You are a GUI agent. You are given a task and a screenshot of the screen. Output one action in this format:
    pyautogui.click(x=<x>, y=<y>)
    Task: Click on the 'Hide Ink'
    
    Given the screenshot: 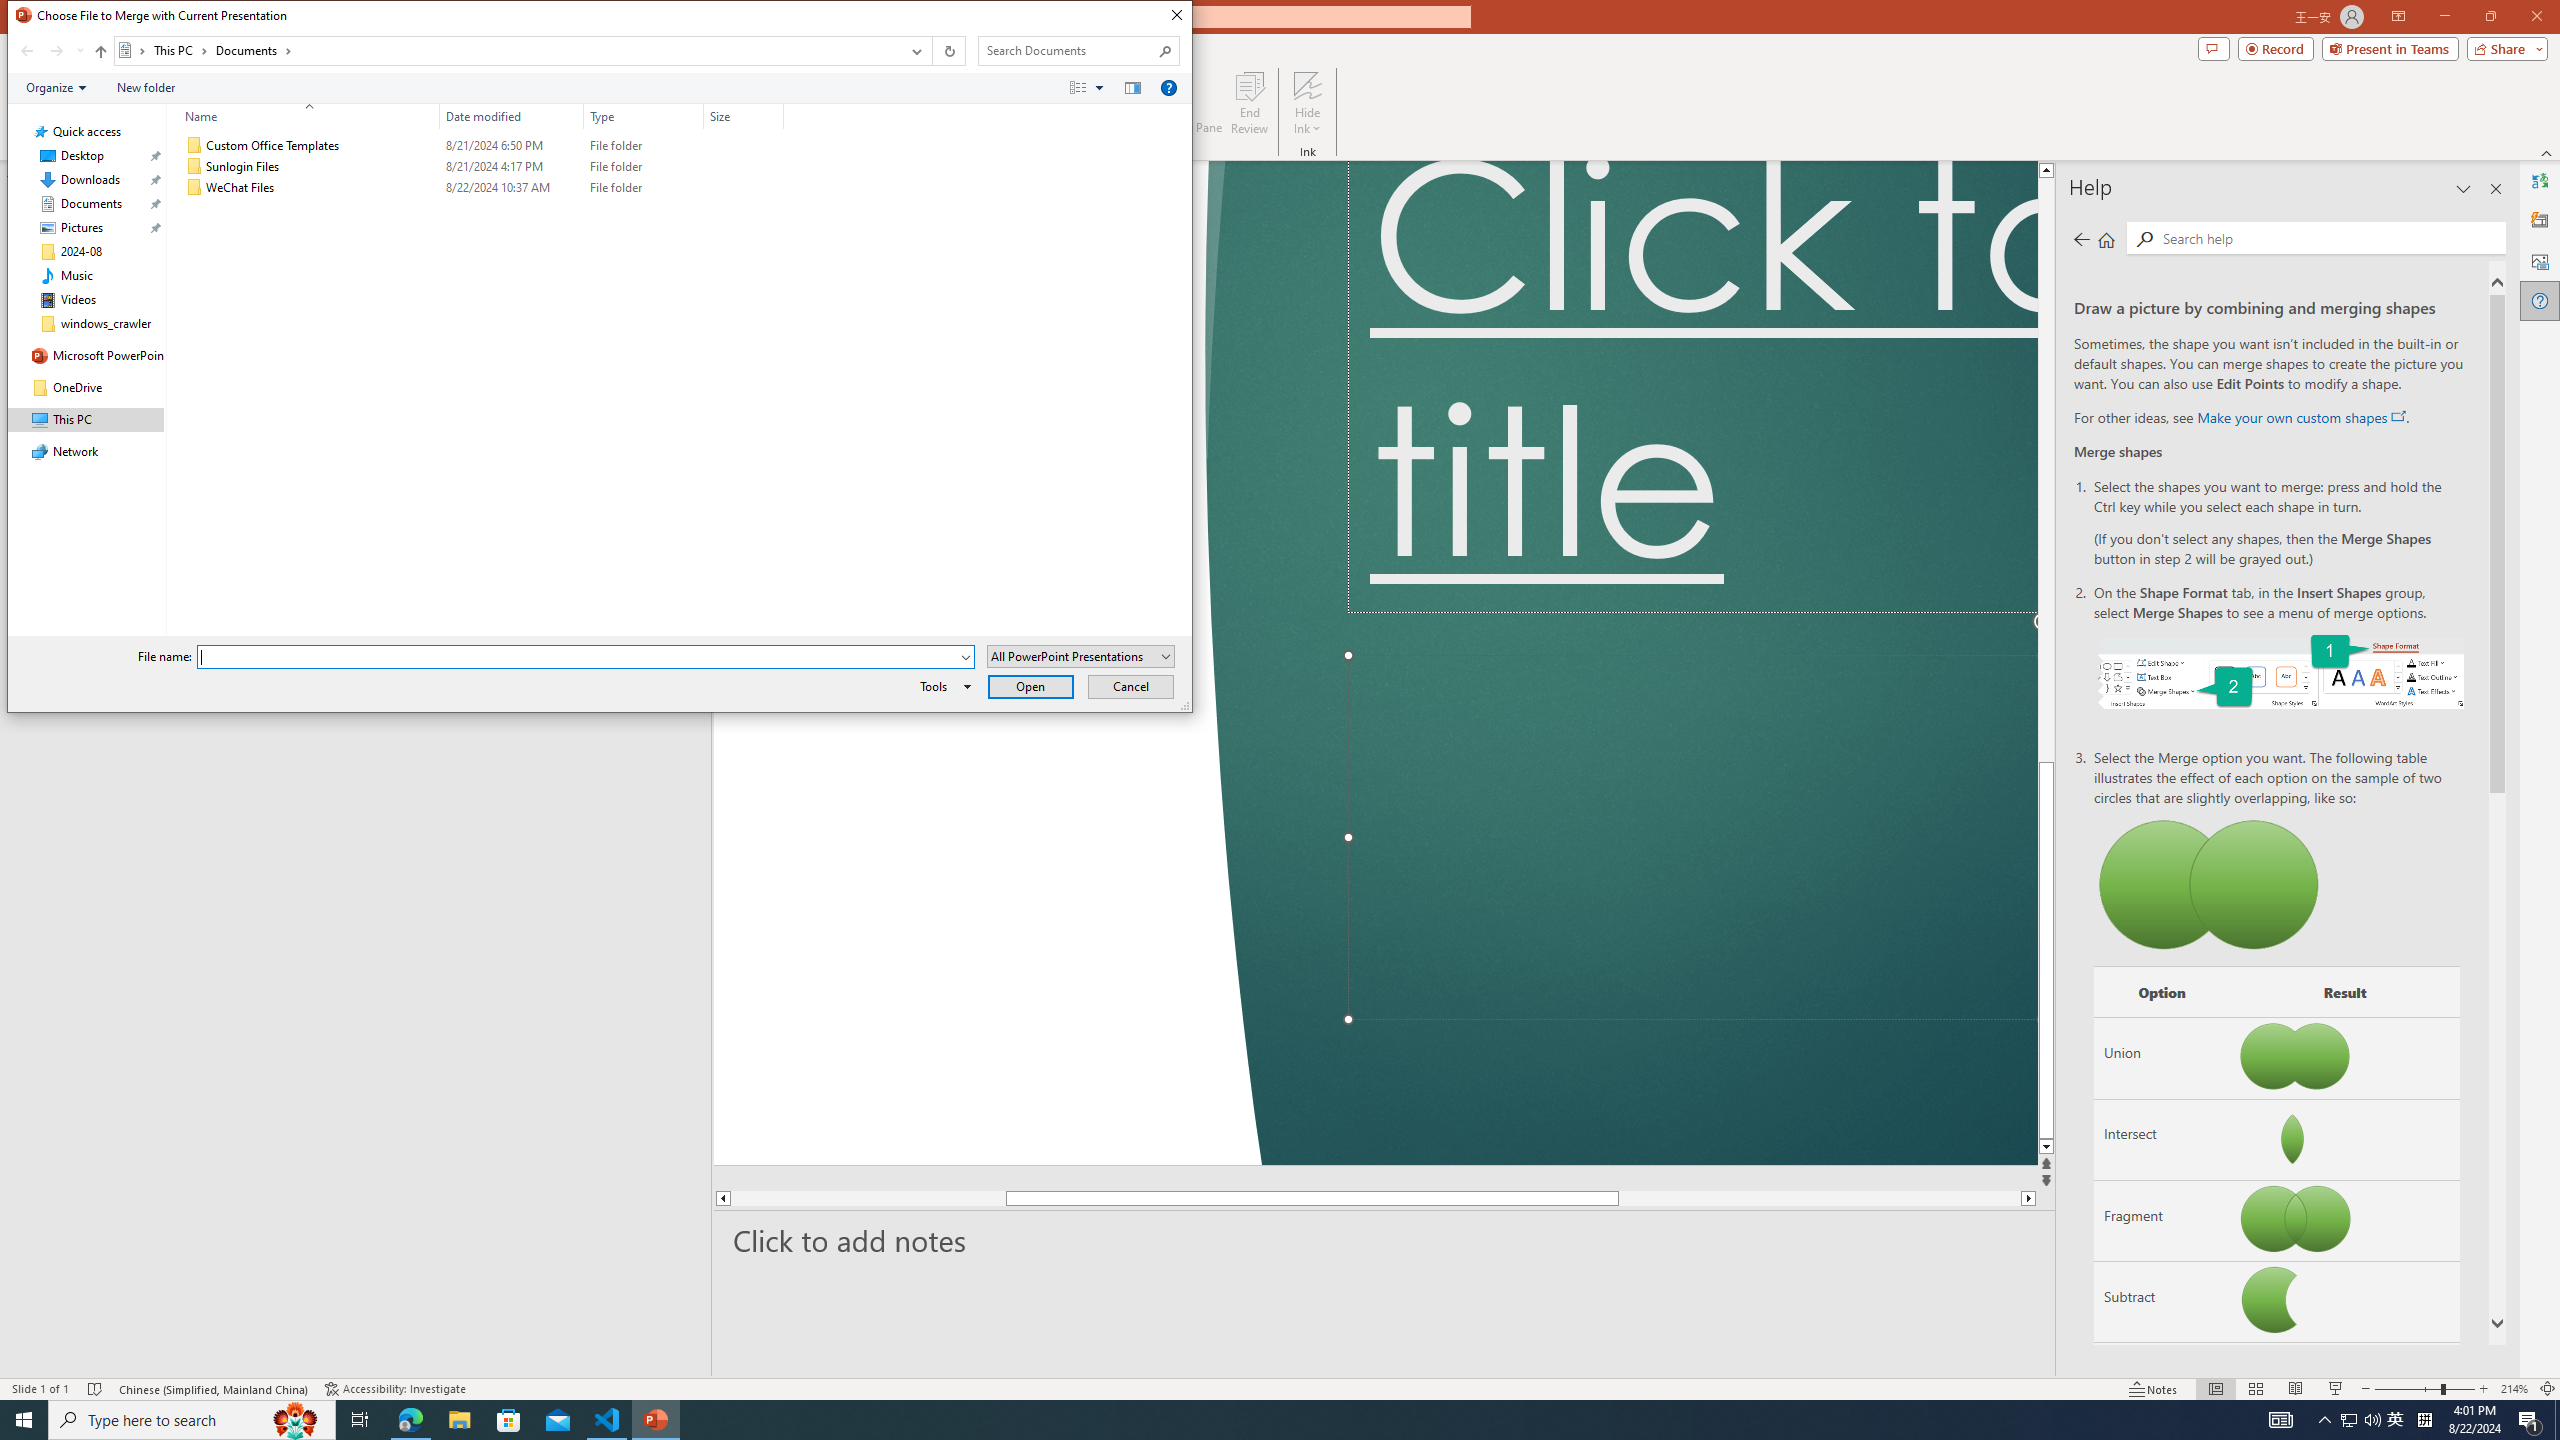 What is the action you would take?
    pyautogui.click(x=1308, y=103)
    